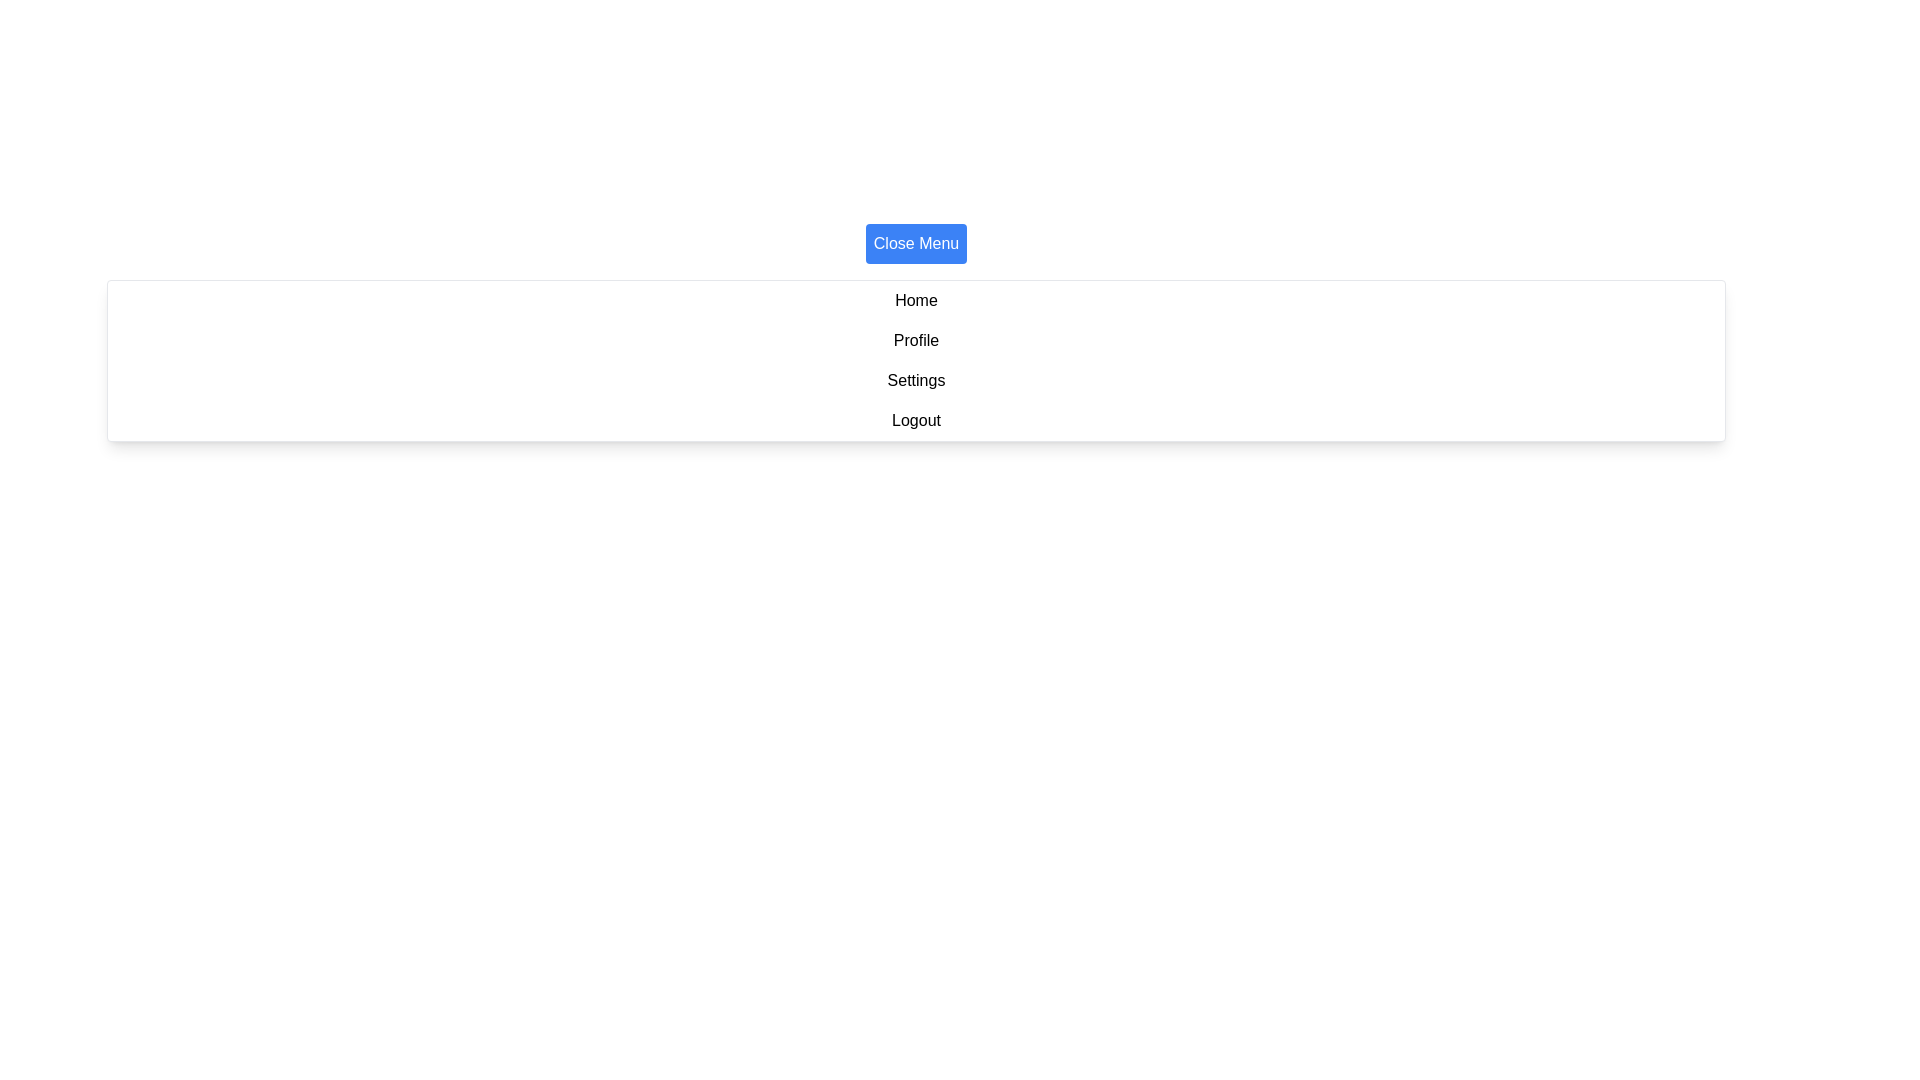  Describe the element at coordinates (915, 419) in the screenshot. I see `the 'Logout' button, which is the last option in the vertical menu` at that location.